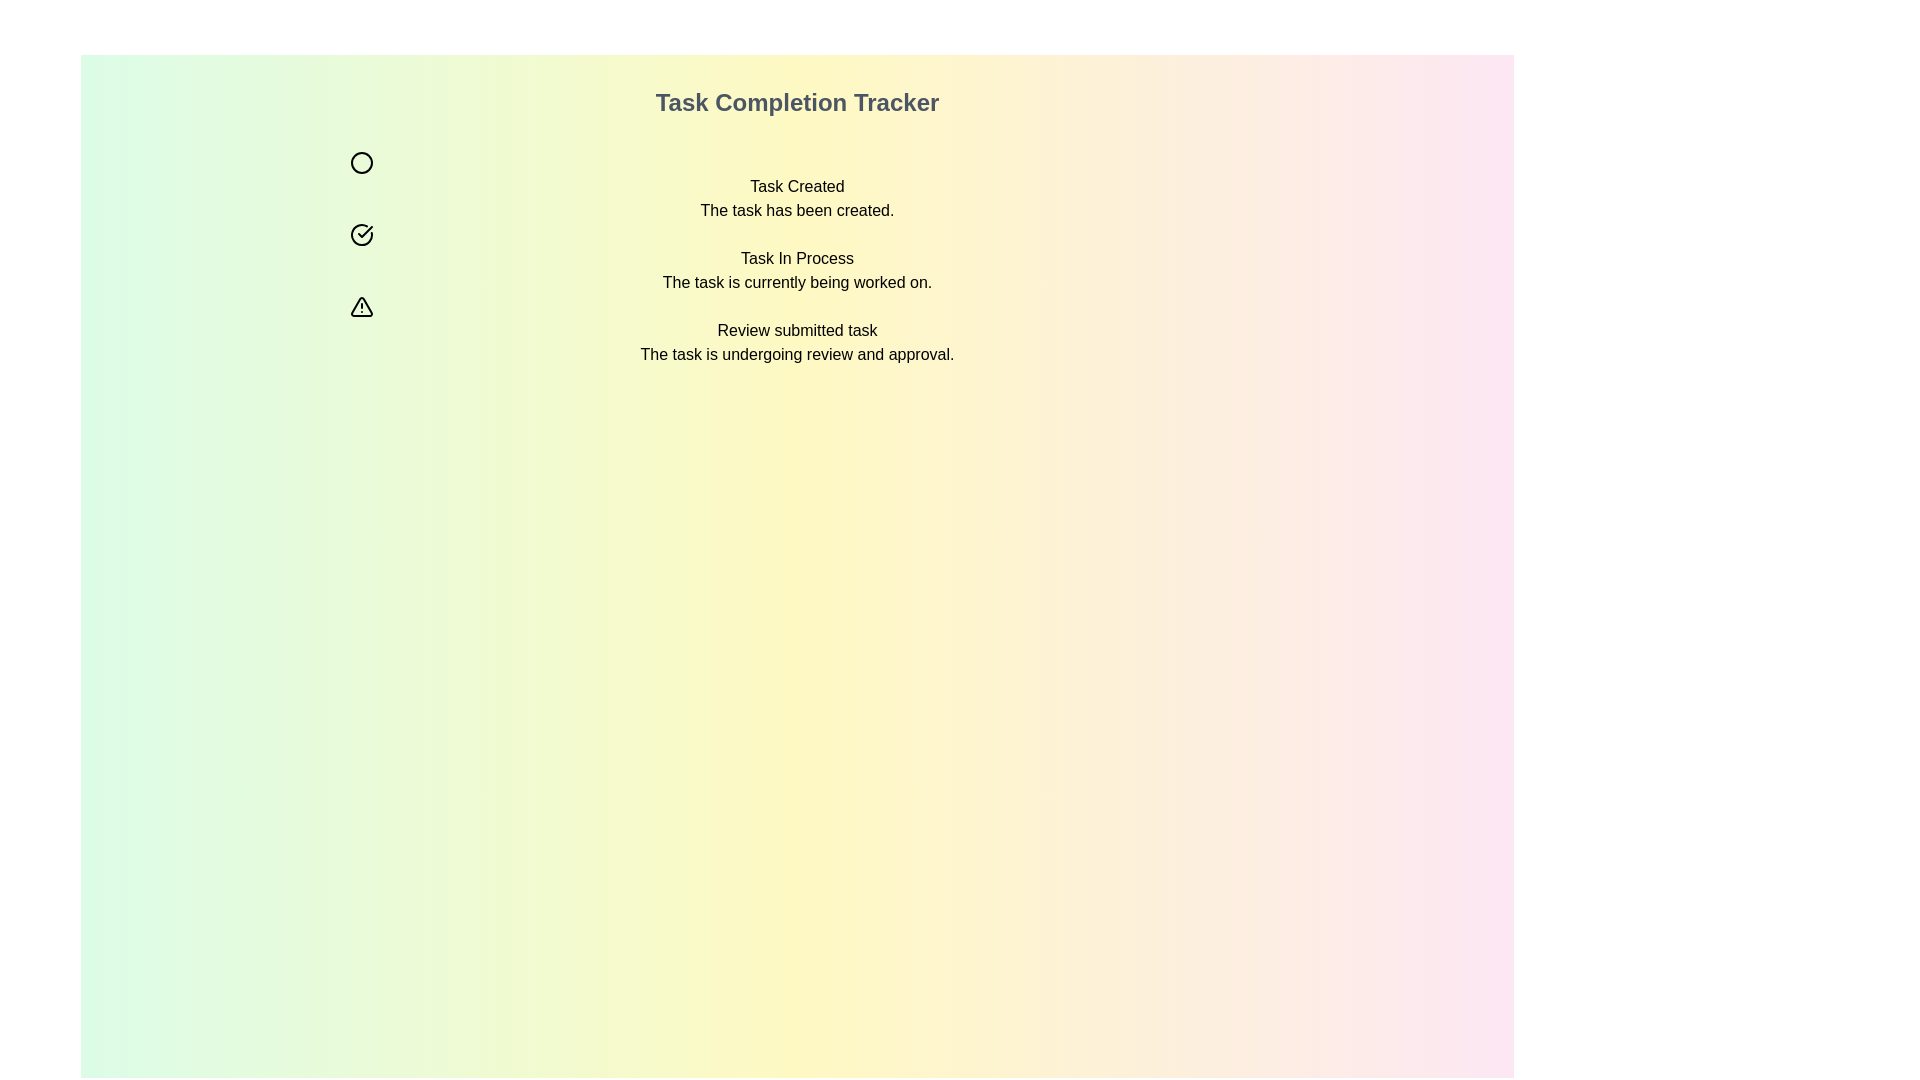 The width and height of the screenshot is (1920, 1080). I want to click on the 'Task Completion Tracker' label, which is a bold and large text displayed at the top center of the interface, conveying a heading quality, so click(796, 103).